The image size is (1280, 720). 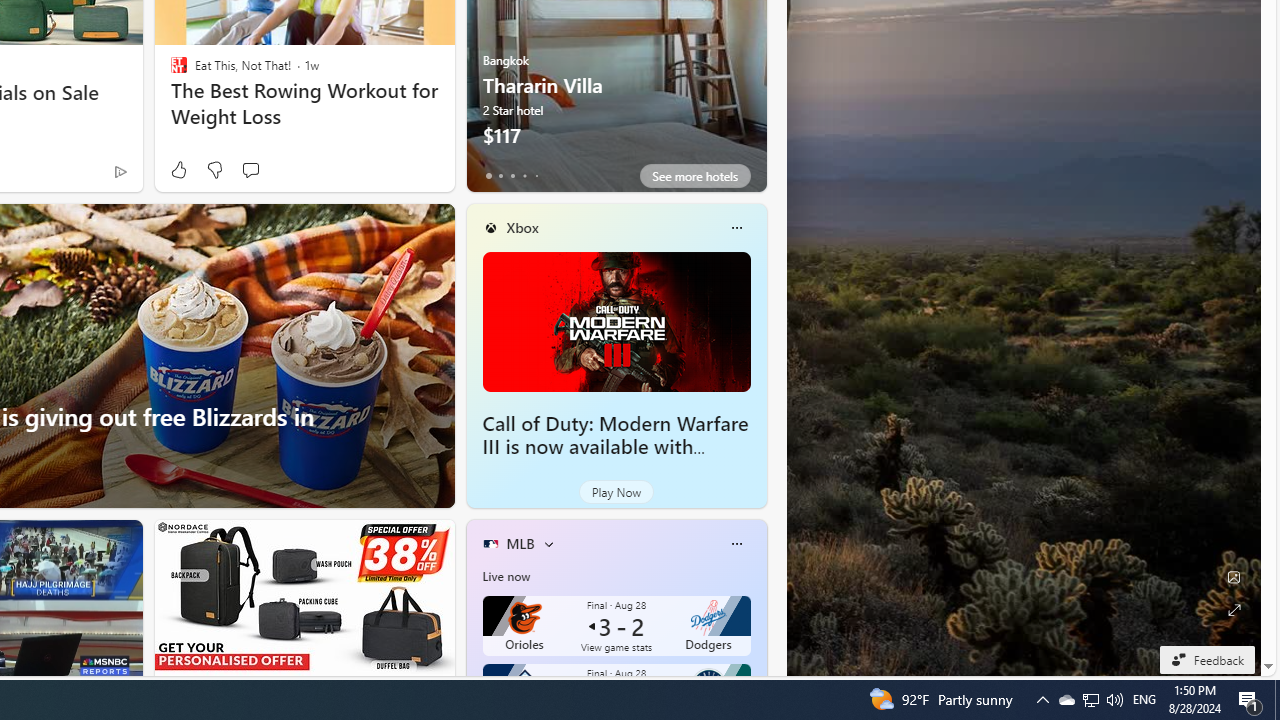 I want to click on 'Start the conversation', so click(x=249, y=169).